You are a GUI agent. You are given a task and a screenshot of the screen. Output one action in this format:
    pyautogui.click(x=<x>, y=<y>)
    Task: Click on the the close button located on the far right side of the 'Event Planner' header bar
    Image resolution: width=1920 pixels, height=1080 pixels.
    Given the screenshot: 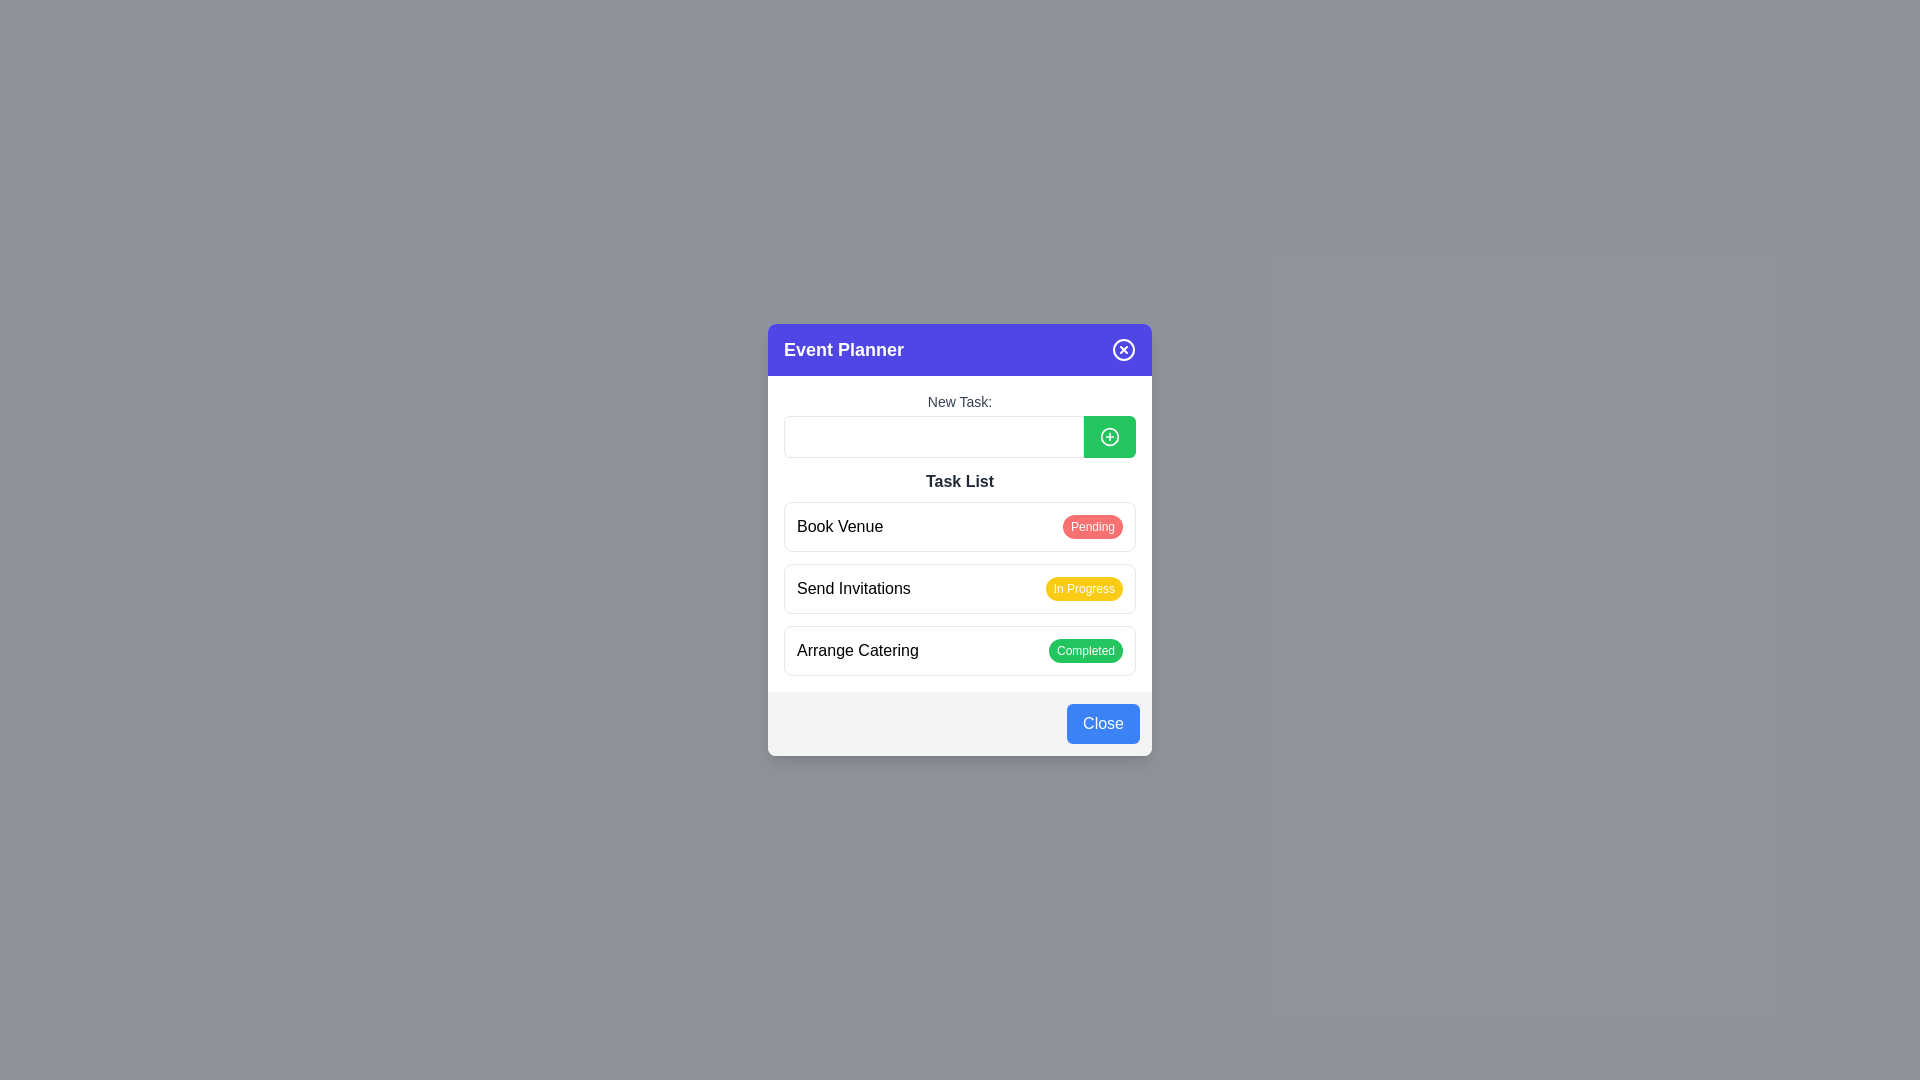 What is the action you would take?
    pyautogui.click(x=1123, y=349)
    